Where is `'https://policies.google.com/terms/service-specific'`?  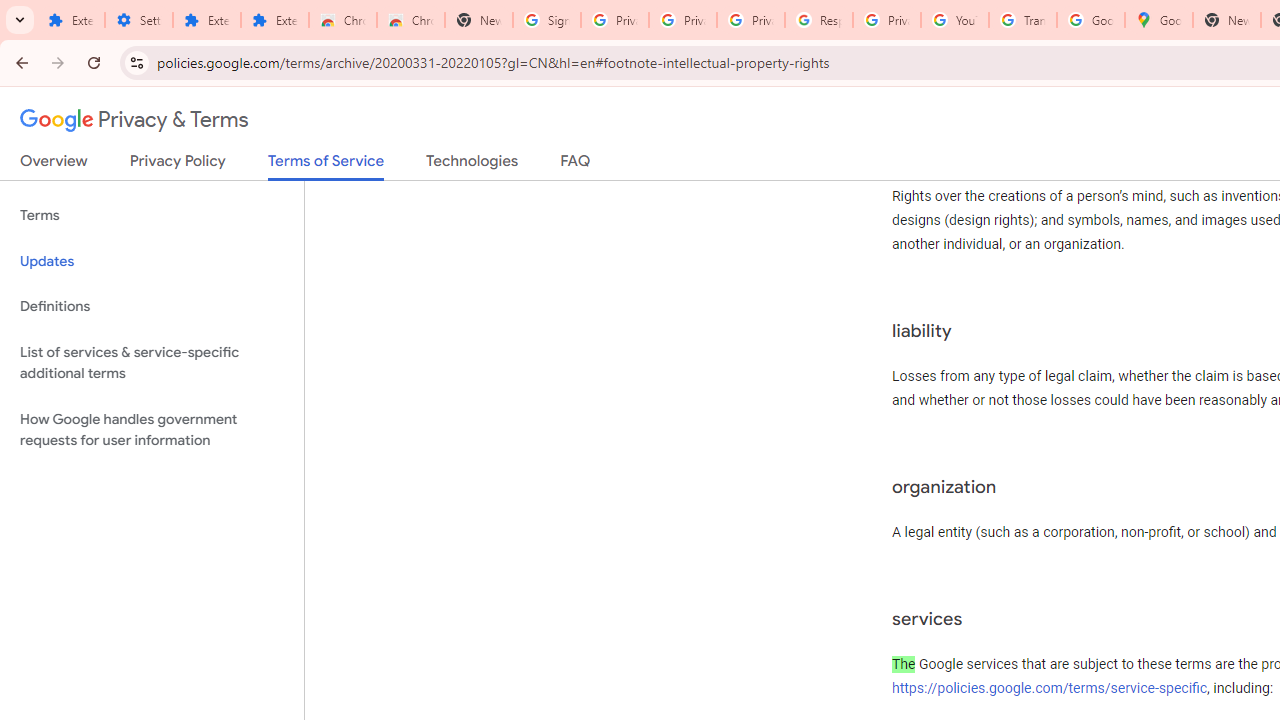
'https://policies.google.com/terms/service-specific' is located at coordinates (1049, 686).